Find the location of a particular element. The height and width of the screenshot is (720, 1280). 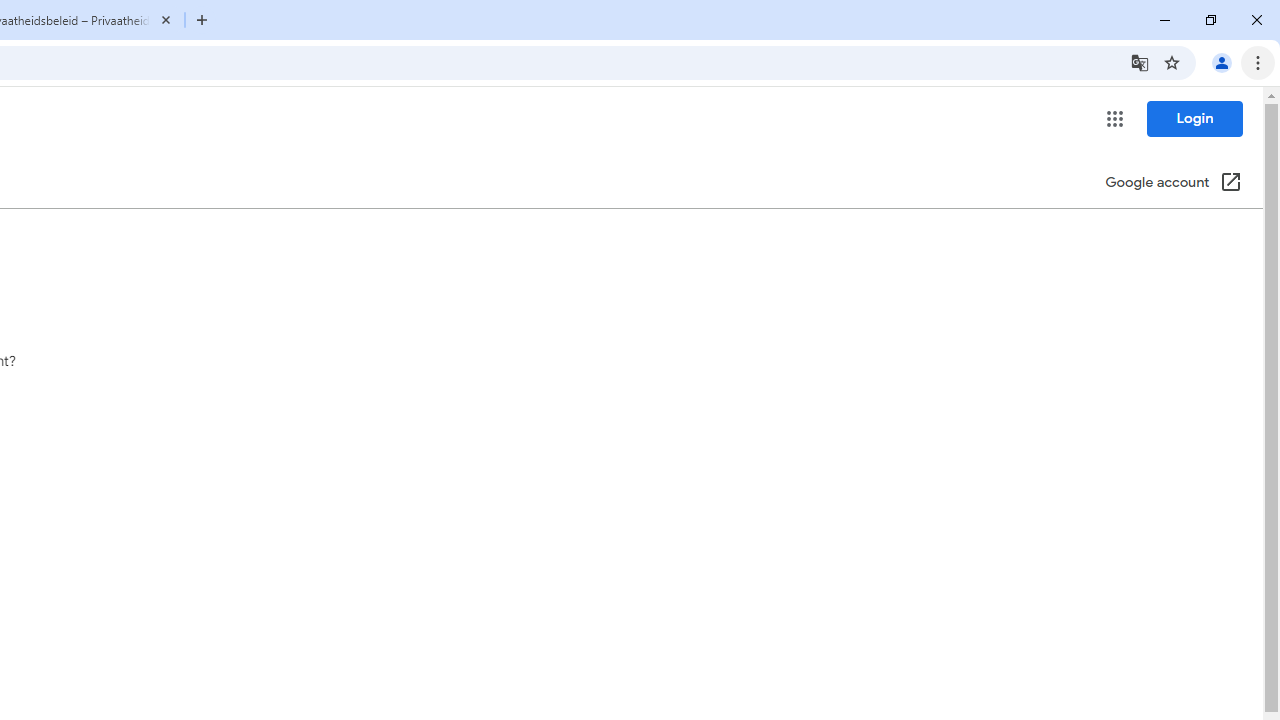

'New Tab' is located at coordinates (202, 20).